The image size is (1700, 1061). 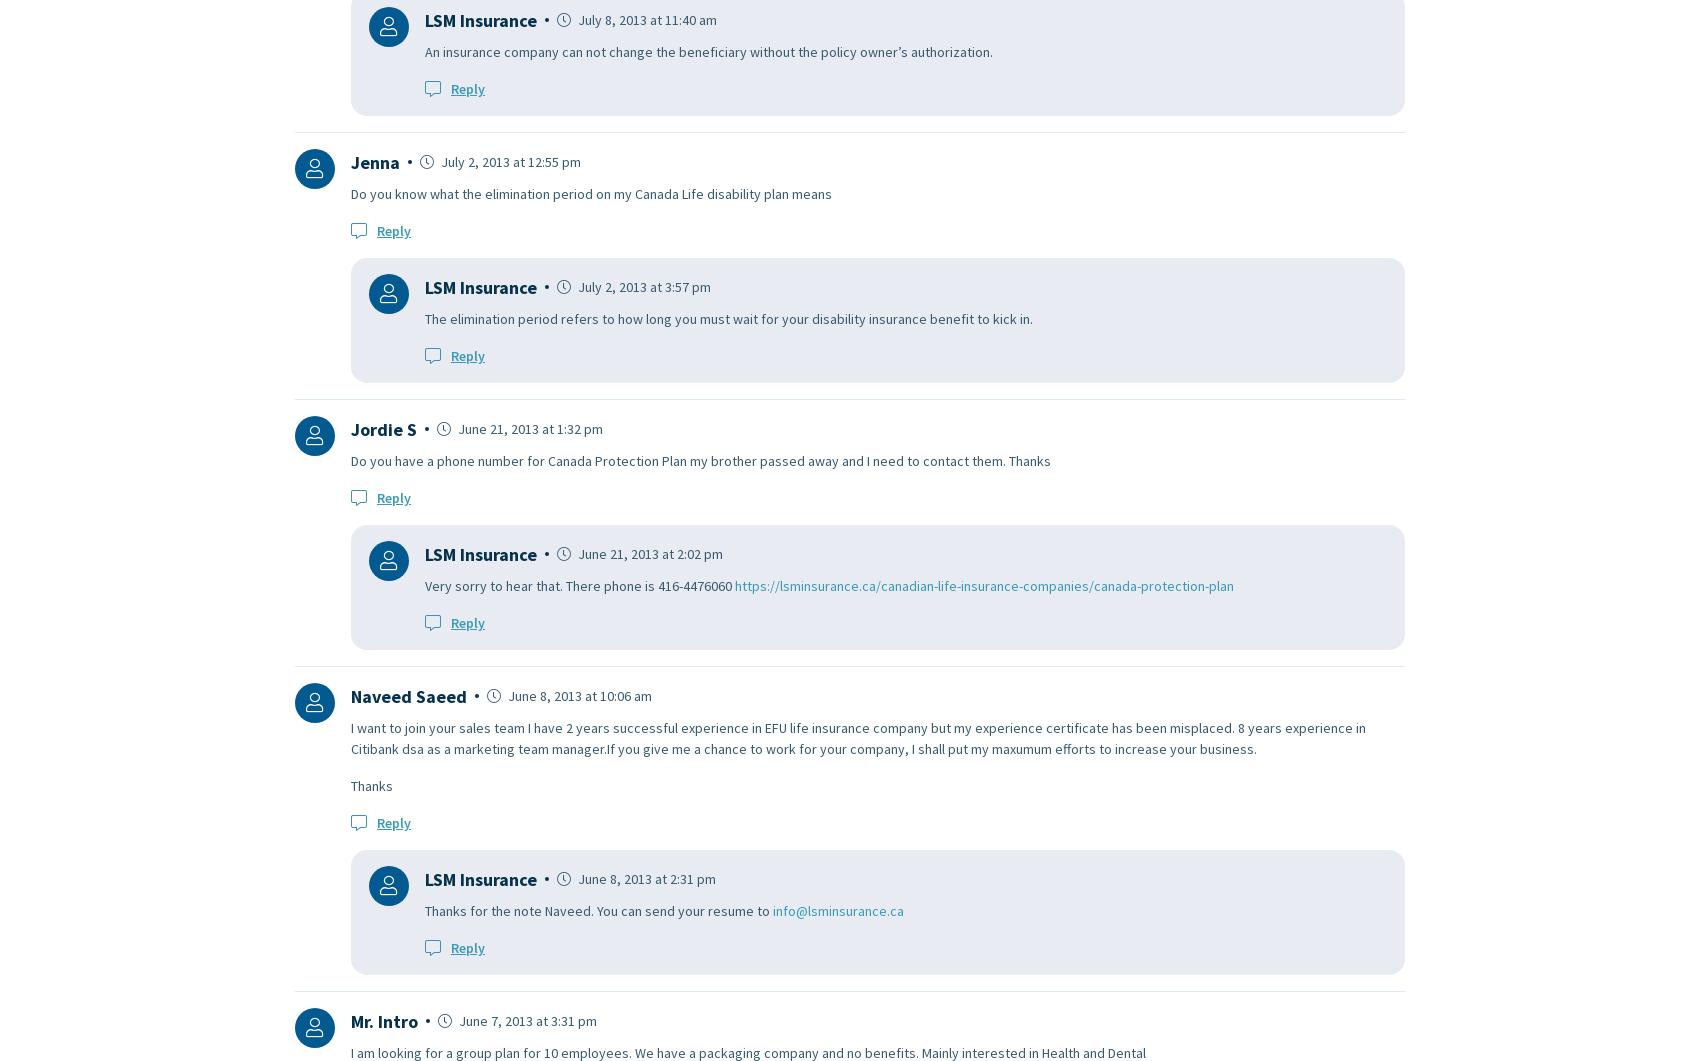 I want to click on 'June 7, 2013 at 3:31 pm', so click(x=526, y=1019).